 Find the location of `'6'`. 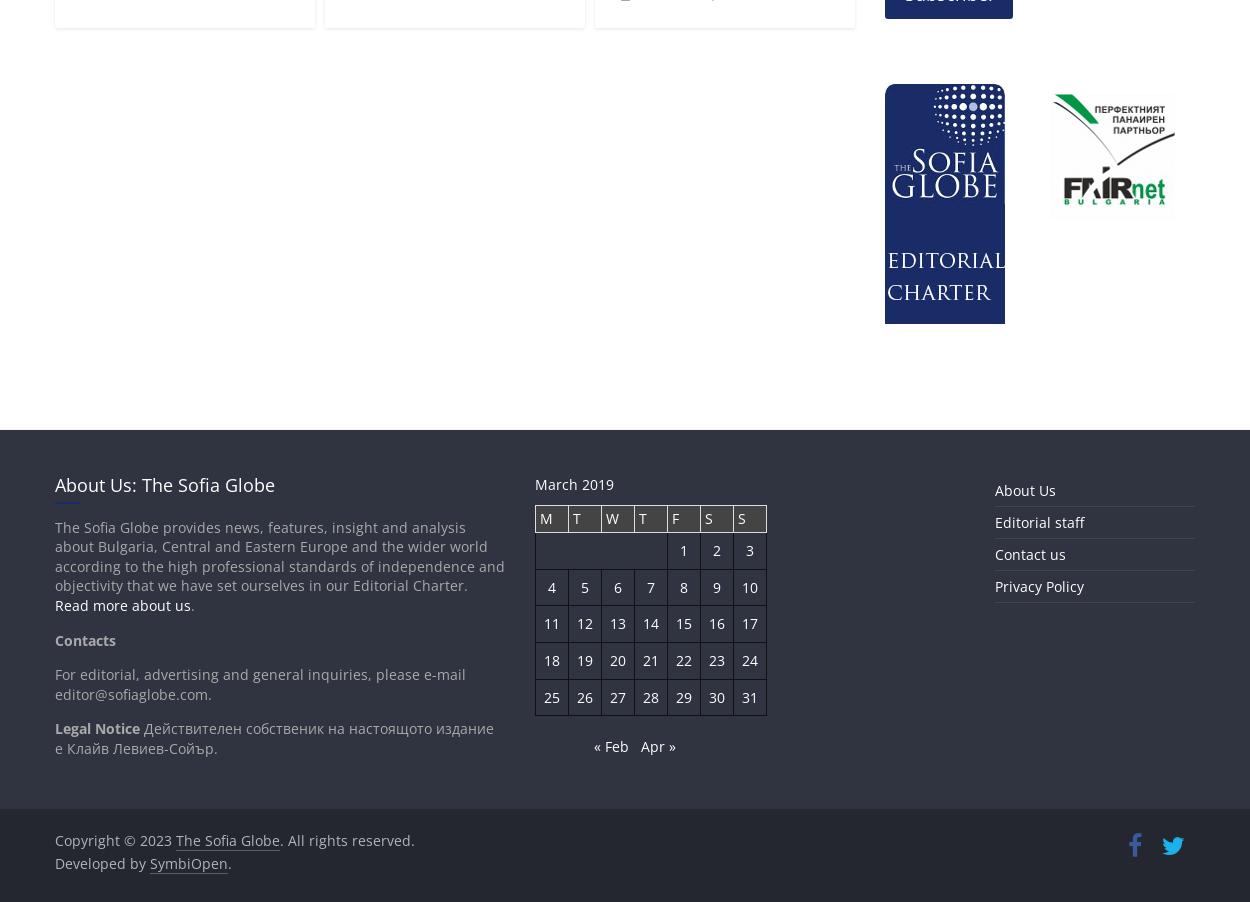

'6' is located at coordinates (617, 586).